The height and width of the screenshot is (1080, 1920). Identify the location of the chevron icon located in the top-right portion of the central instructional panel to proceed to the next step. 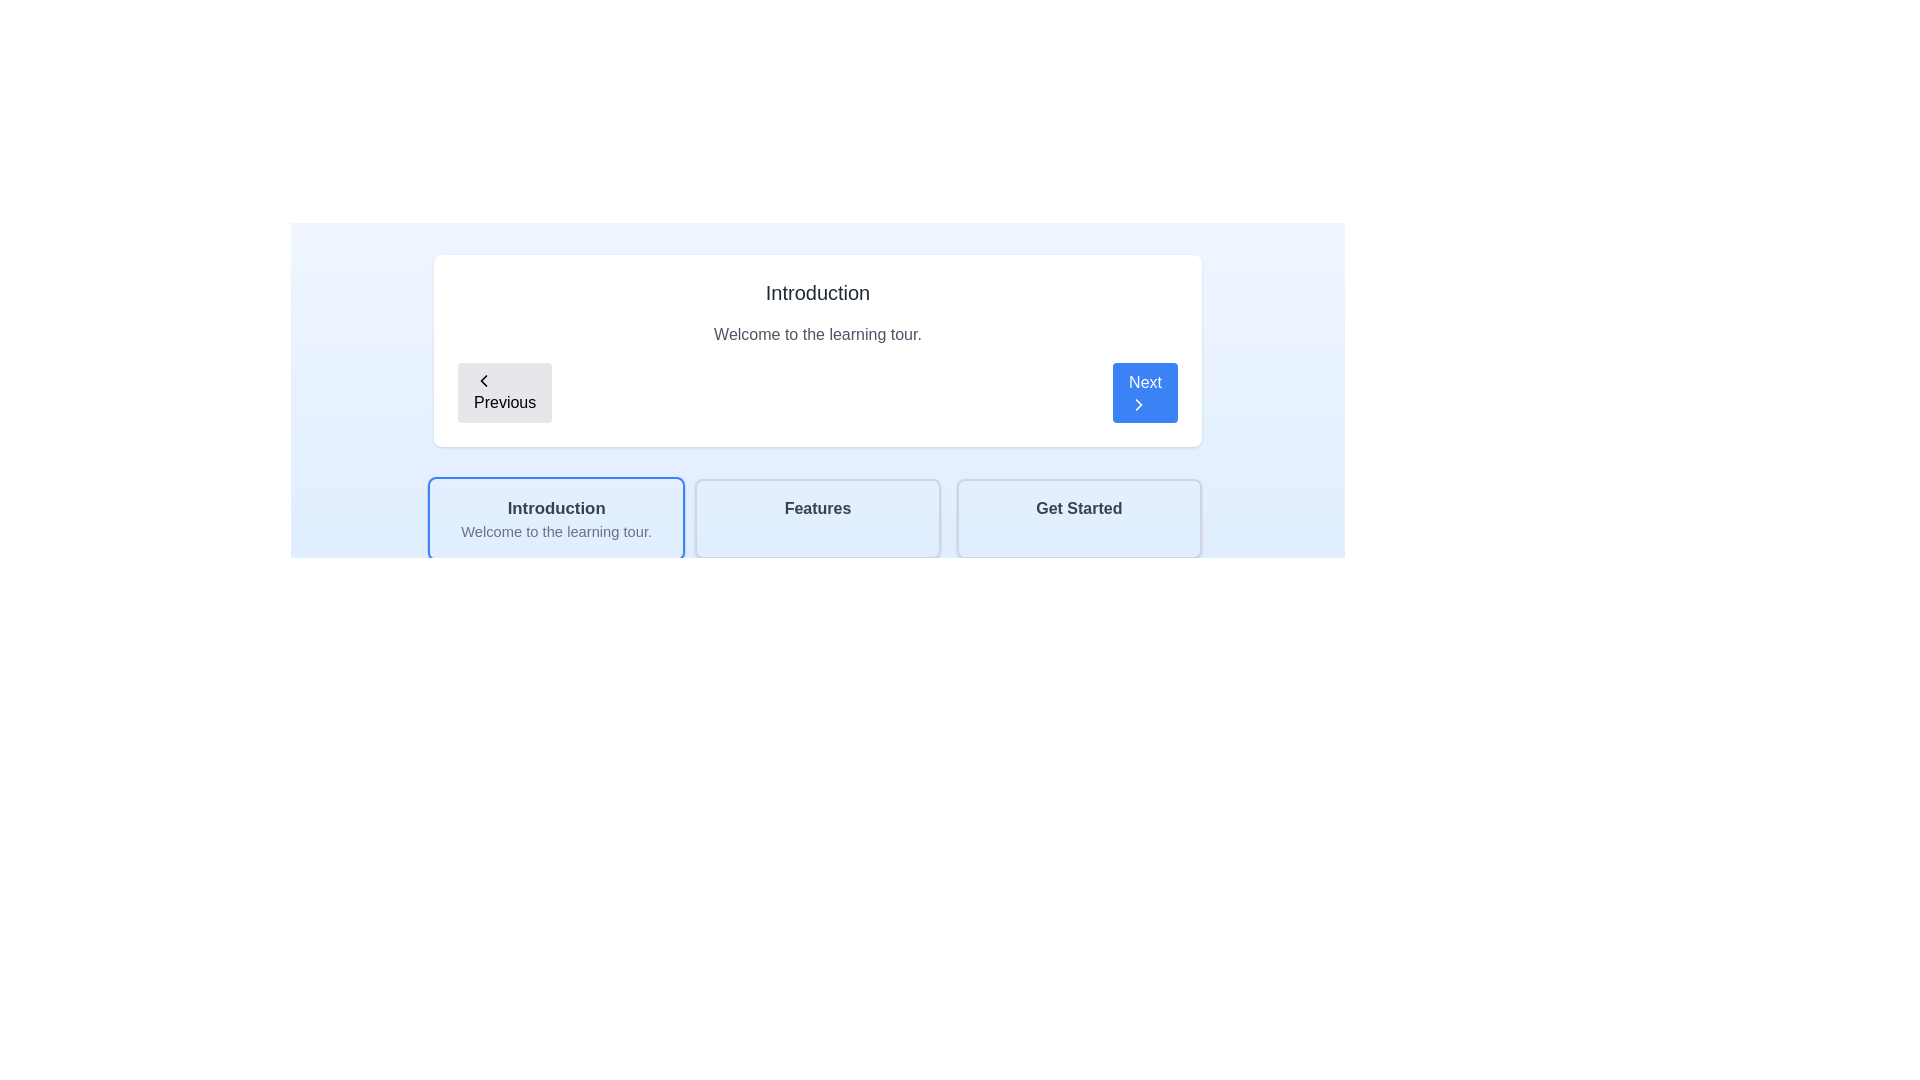
(1139, 405).